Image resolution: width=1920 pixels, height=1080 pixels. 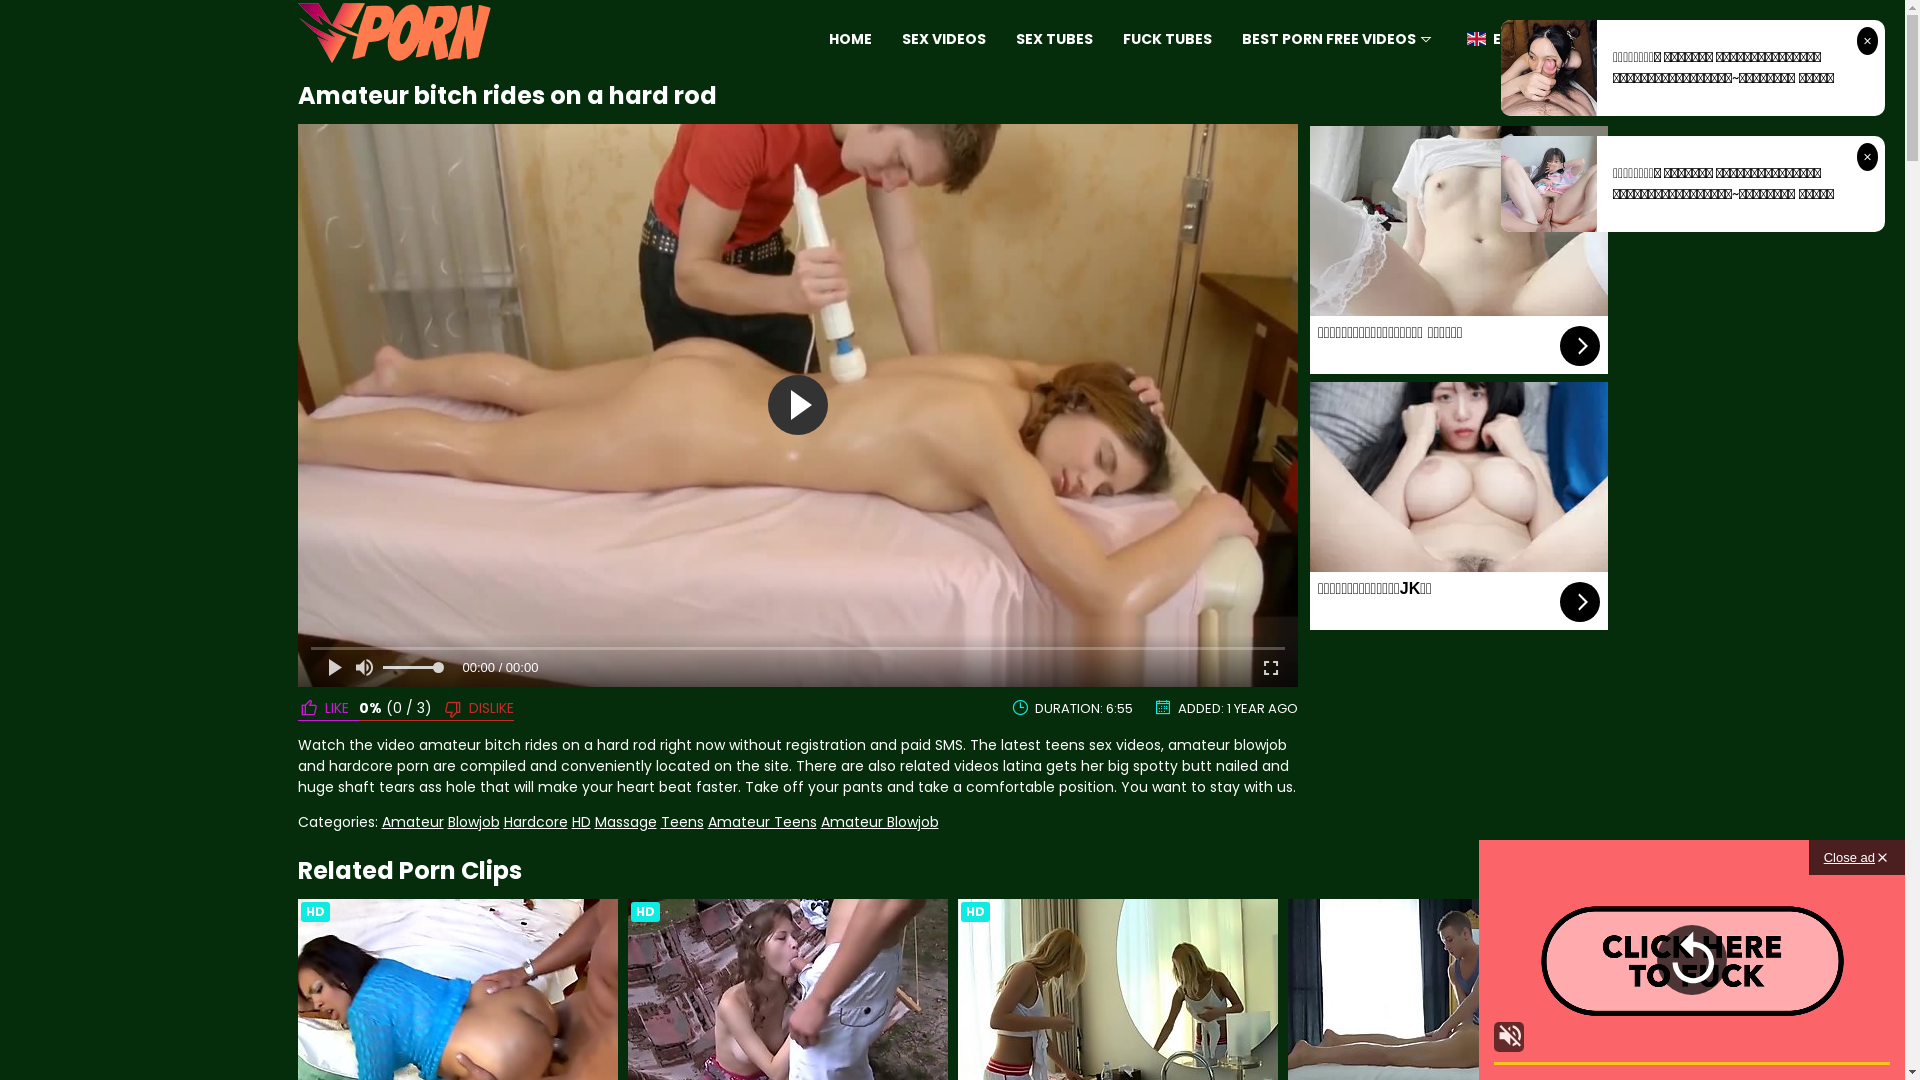 I want to click on 'Teens', so click(x=681, y=821).